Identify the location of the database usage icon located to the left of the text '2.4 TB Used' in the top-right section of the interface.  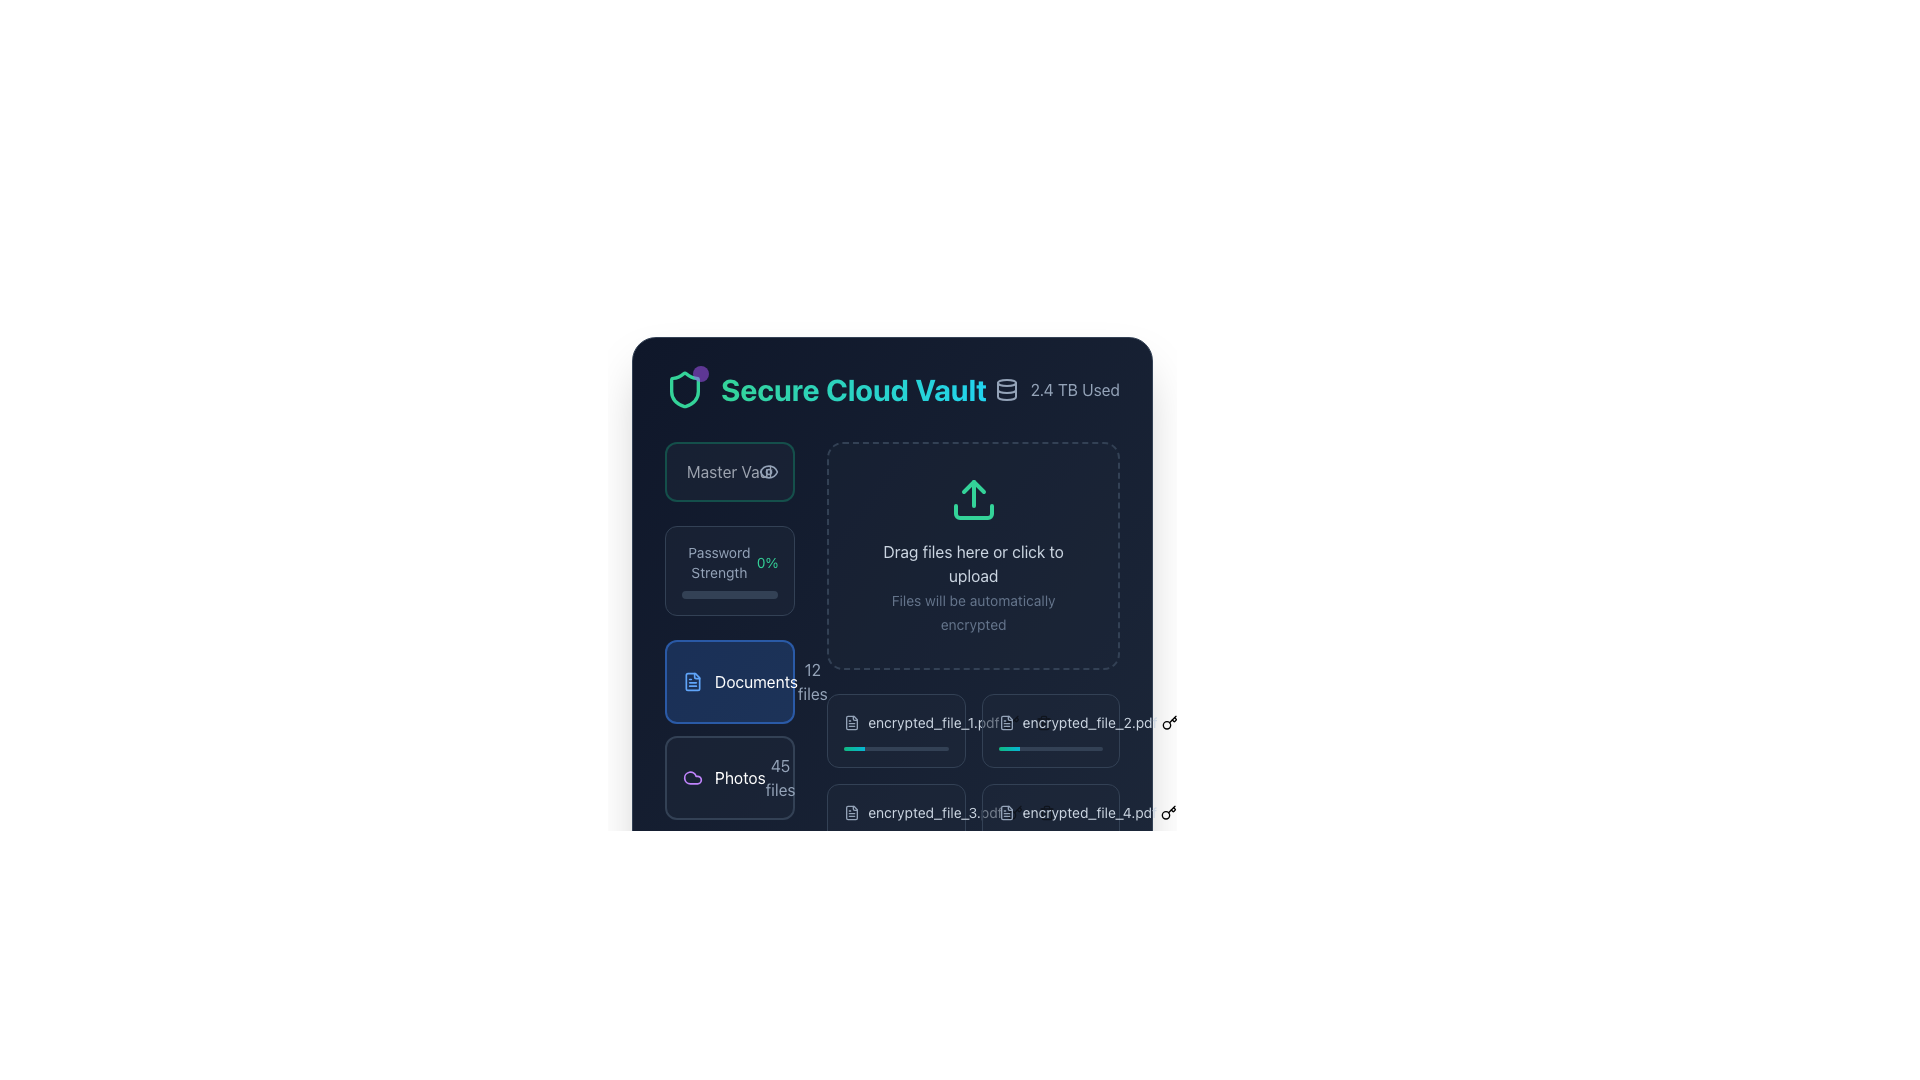
(1006, 389).